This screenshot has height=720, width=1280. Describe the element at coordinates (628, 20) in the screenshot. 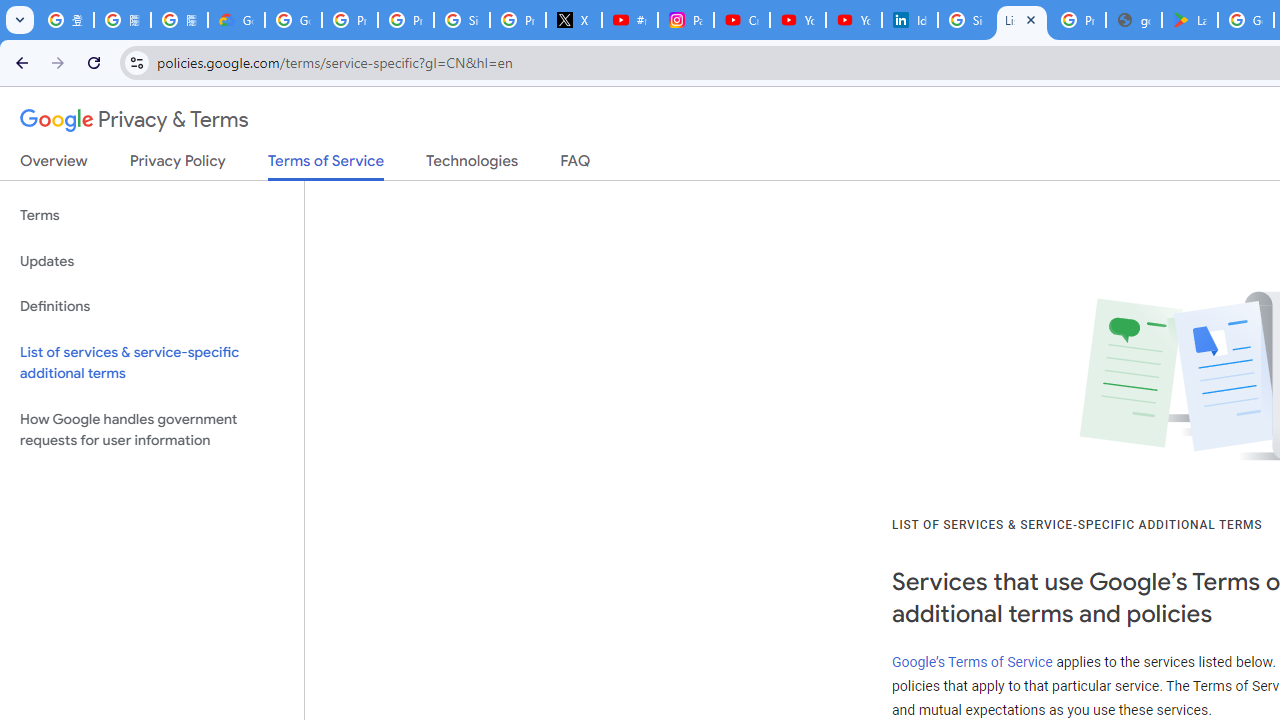

I see `'#nbabasketballhighlights - YouTube'` at that location.